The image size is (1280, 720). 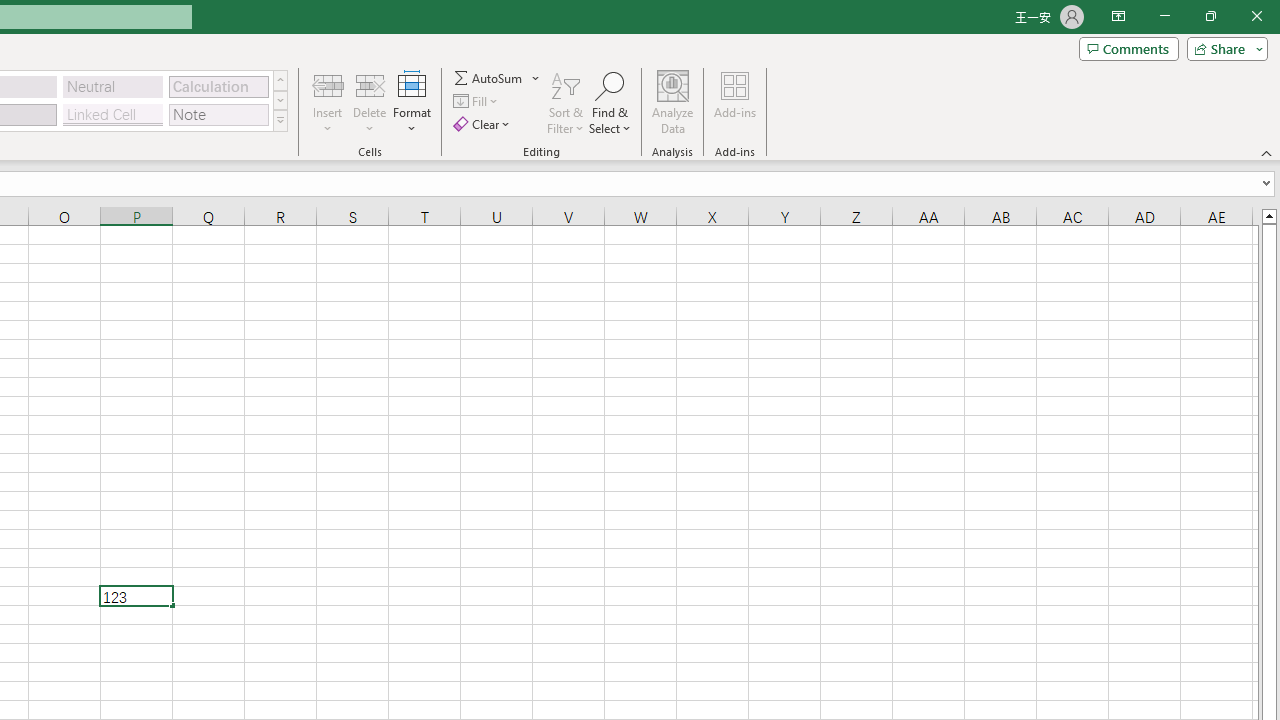 I want to click on 'Analyze Data', so click(x=673, y=103).